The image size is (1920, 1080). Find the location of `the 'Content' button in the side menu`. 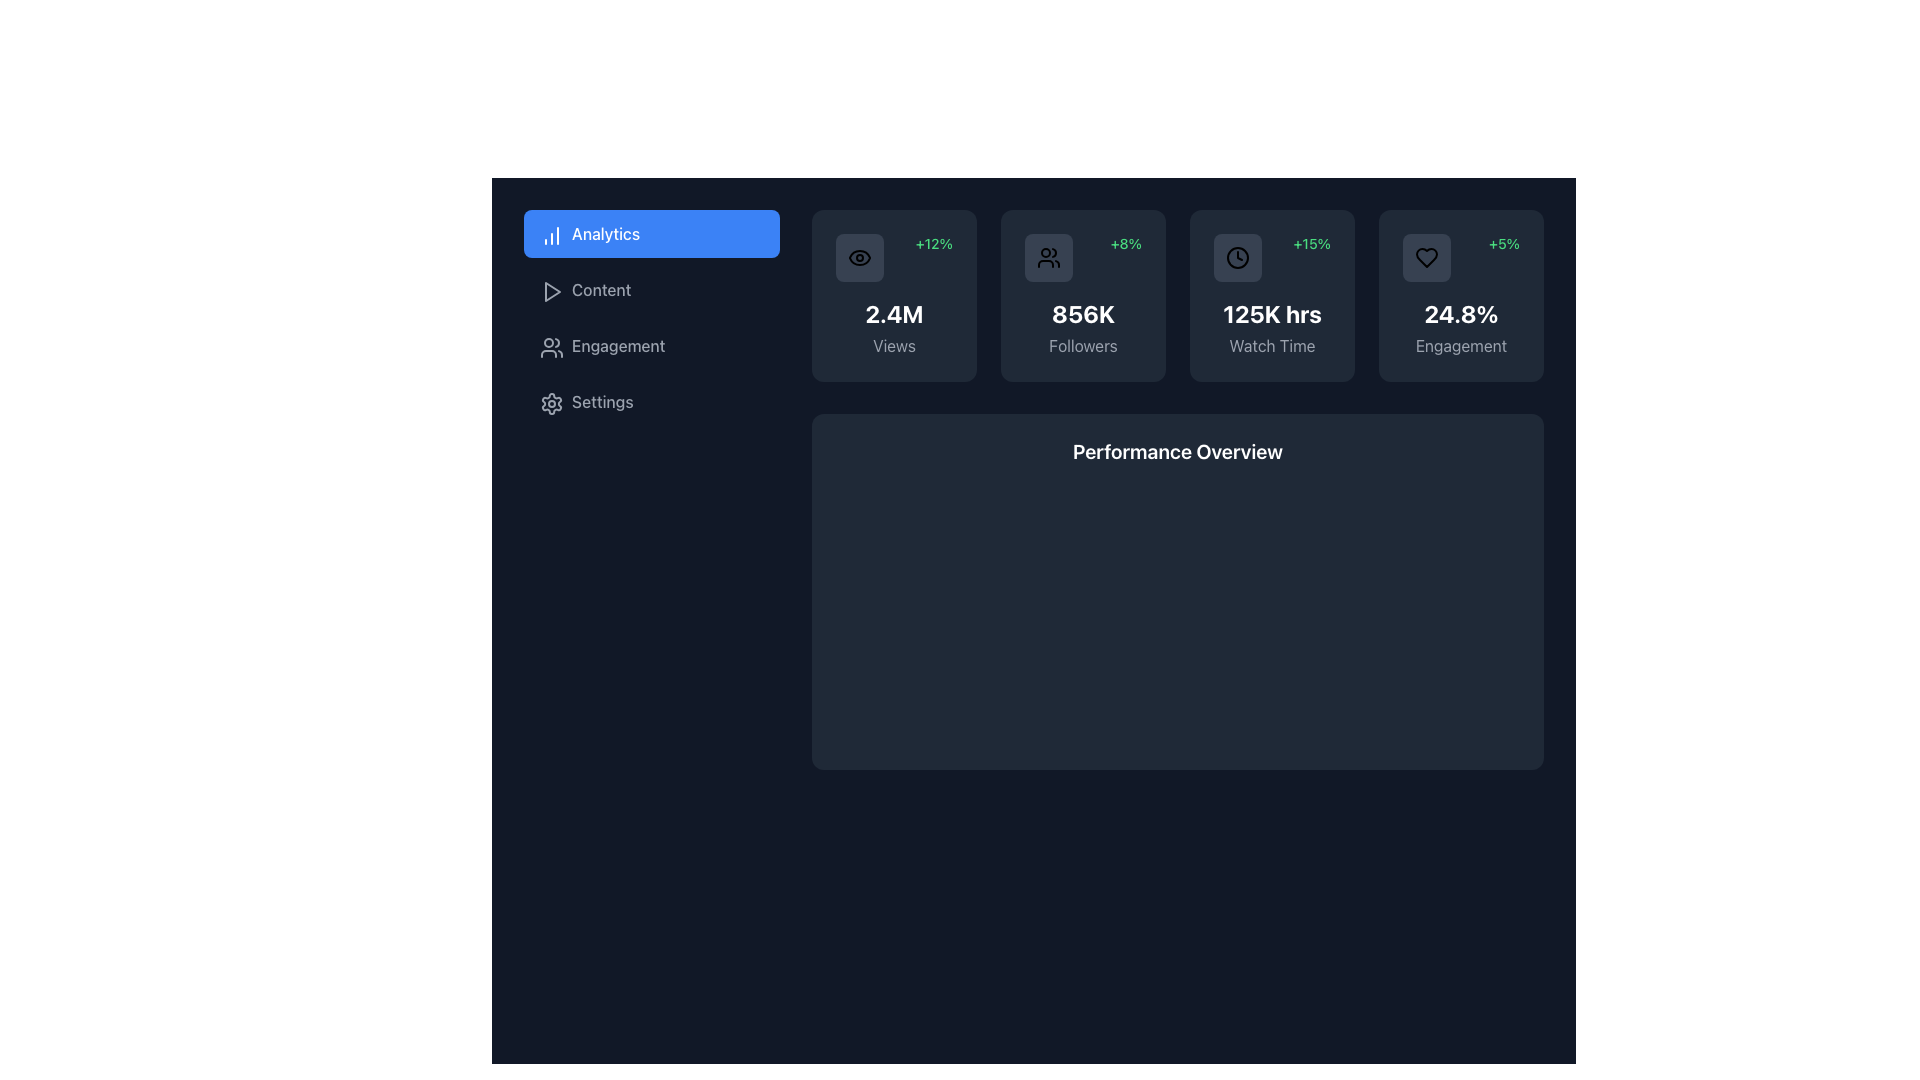

the 'Content' button in the side menu is located at coordinates (652, 289).